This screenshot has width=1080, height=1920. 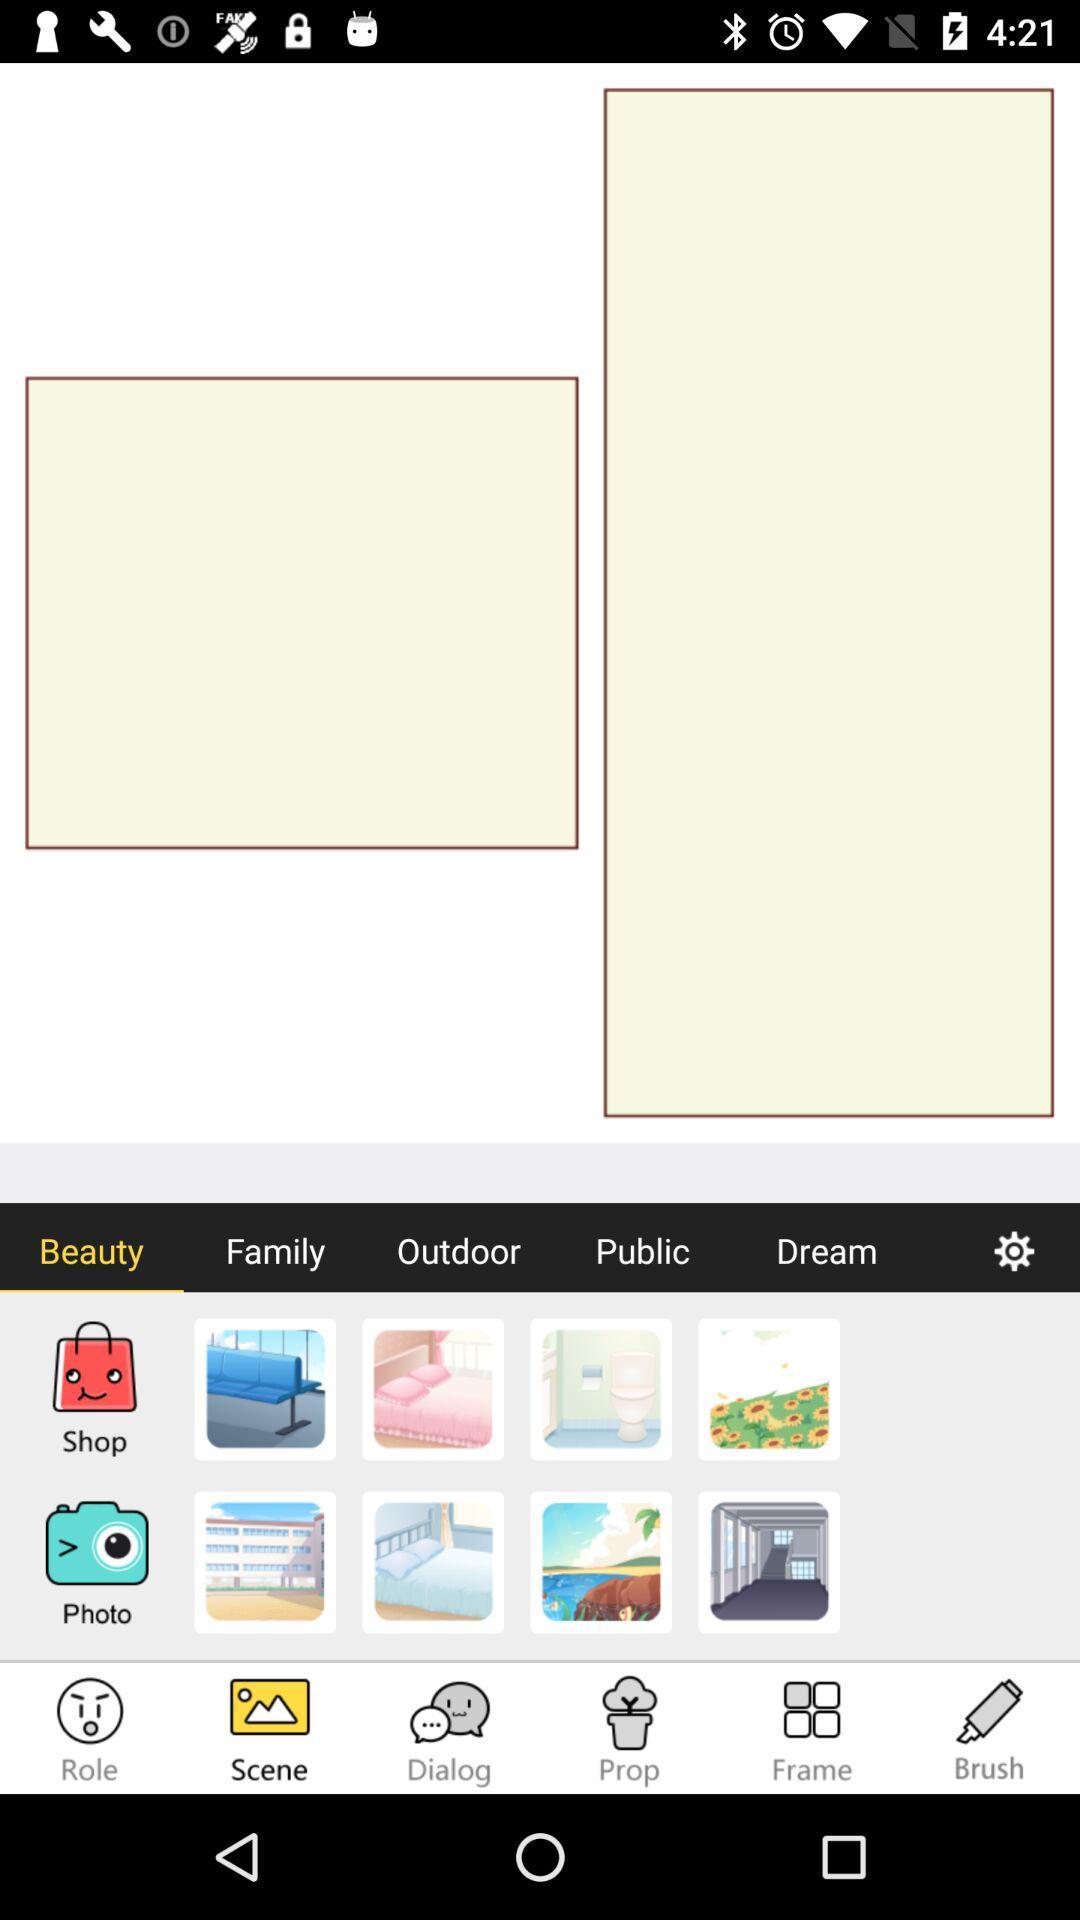 What do you see at coordinates (450, 1730) in the screenshot?
I see `the chat icon` at bounding box center [450, 1730].